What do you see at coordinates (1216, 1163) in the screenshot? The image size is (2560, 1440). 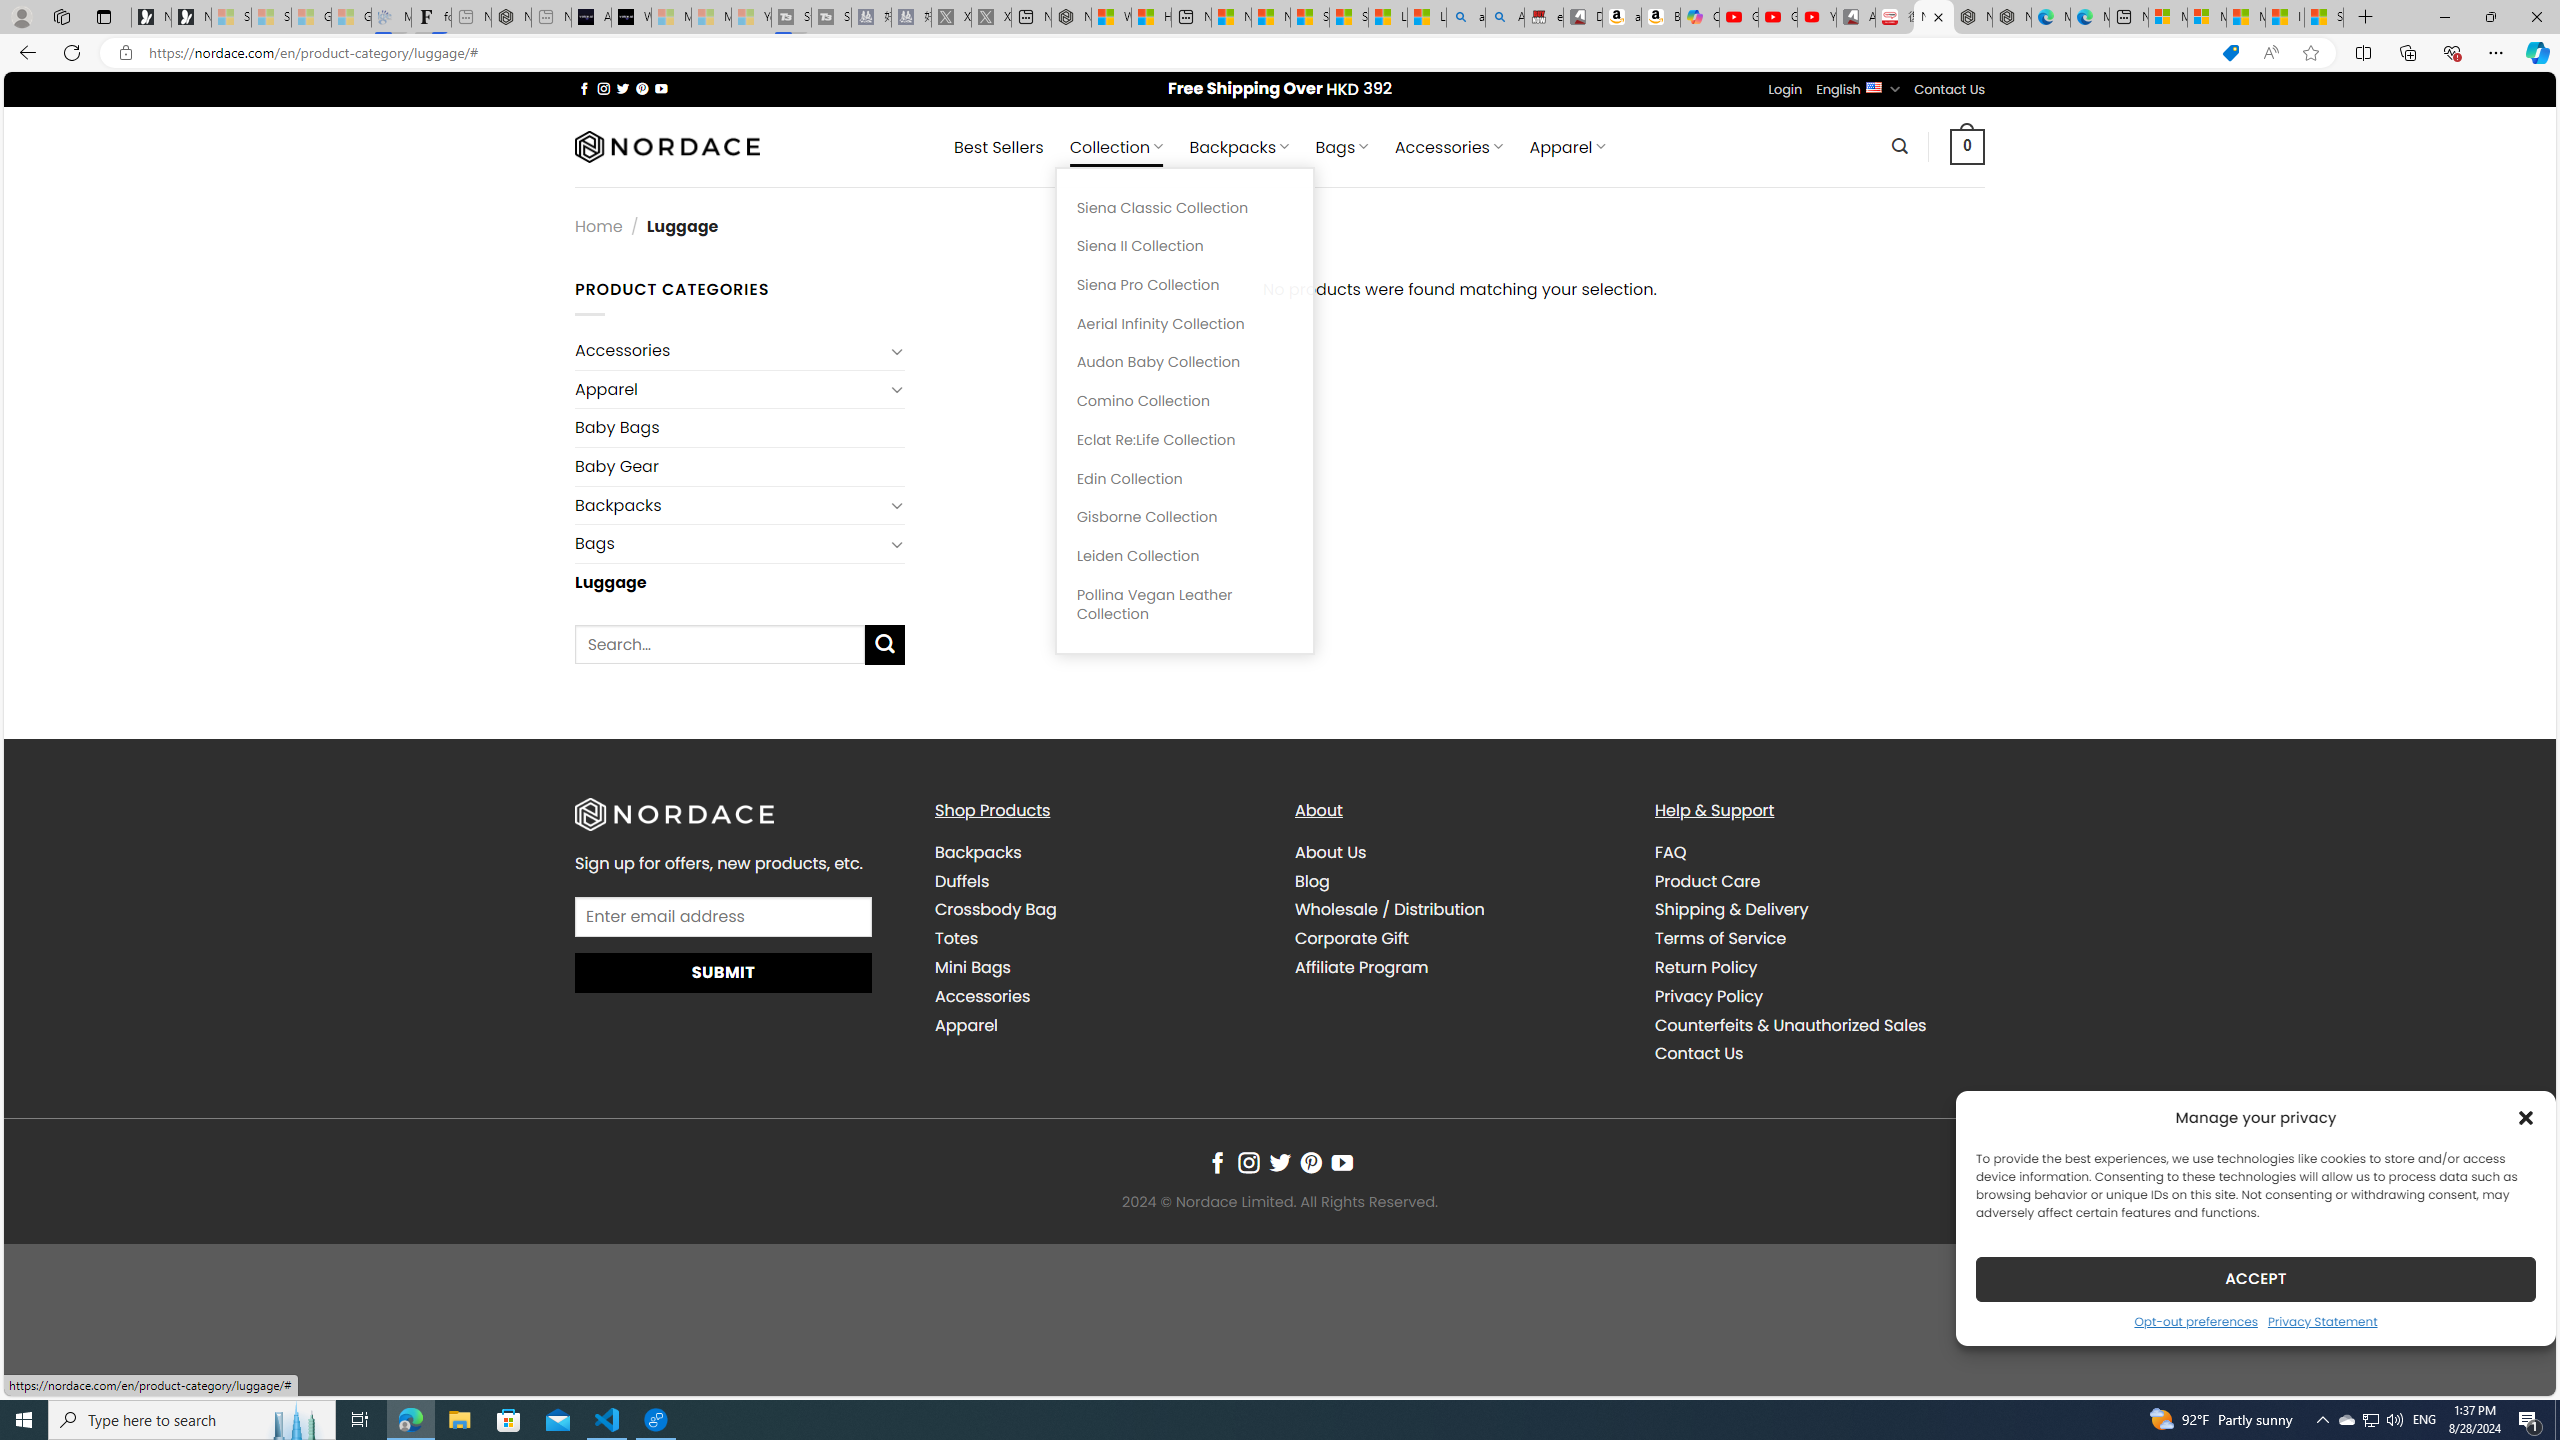 I see `'Follow on Facebook'` at bounding box center [1216, 1163].